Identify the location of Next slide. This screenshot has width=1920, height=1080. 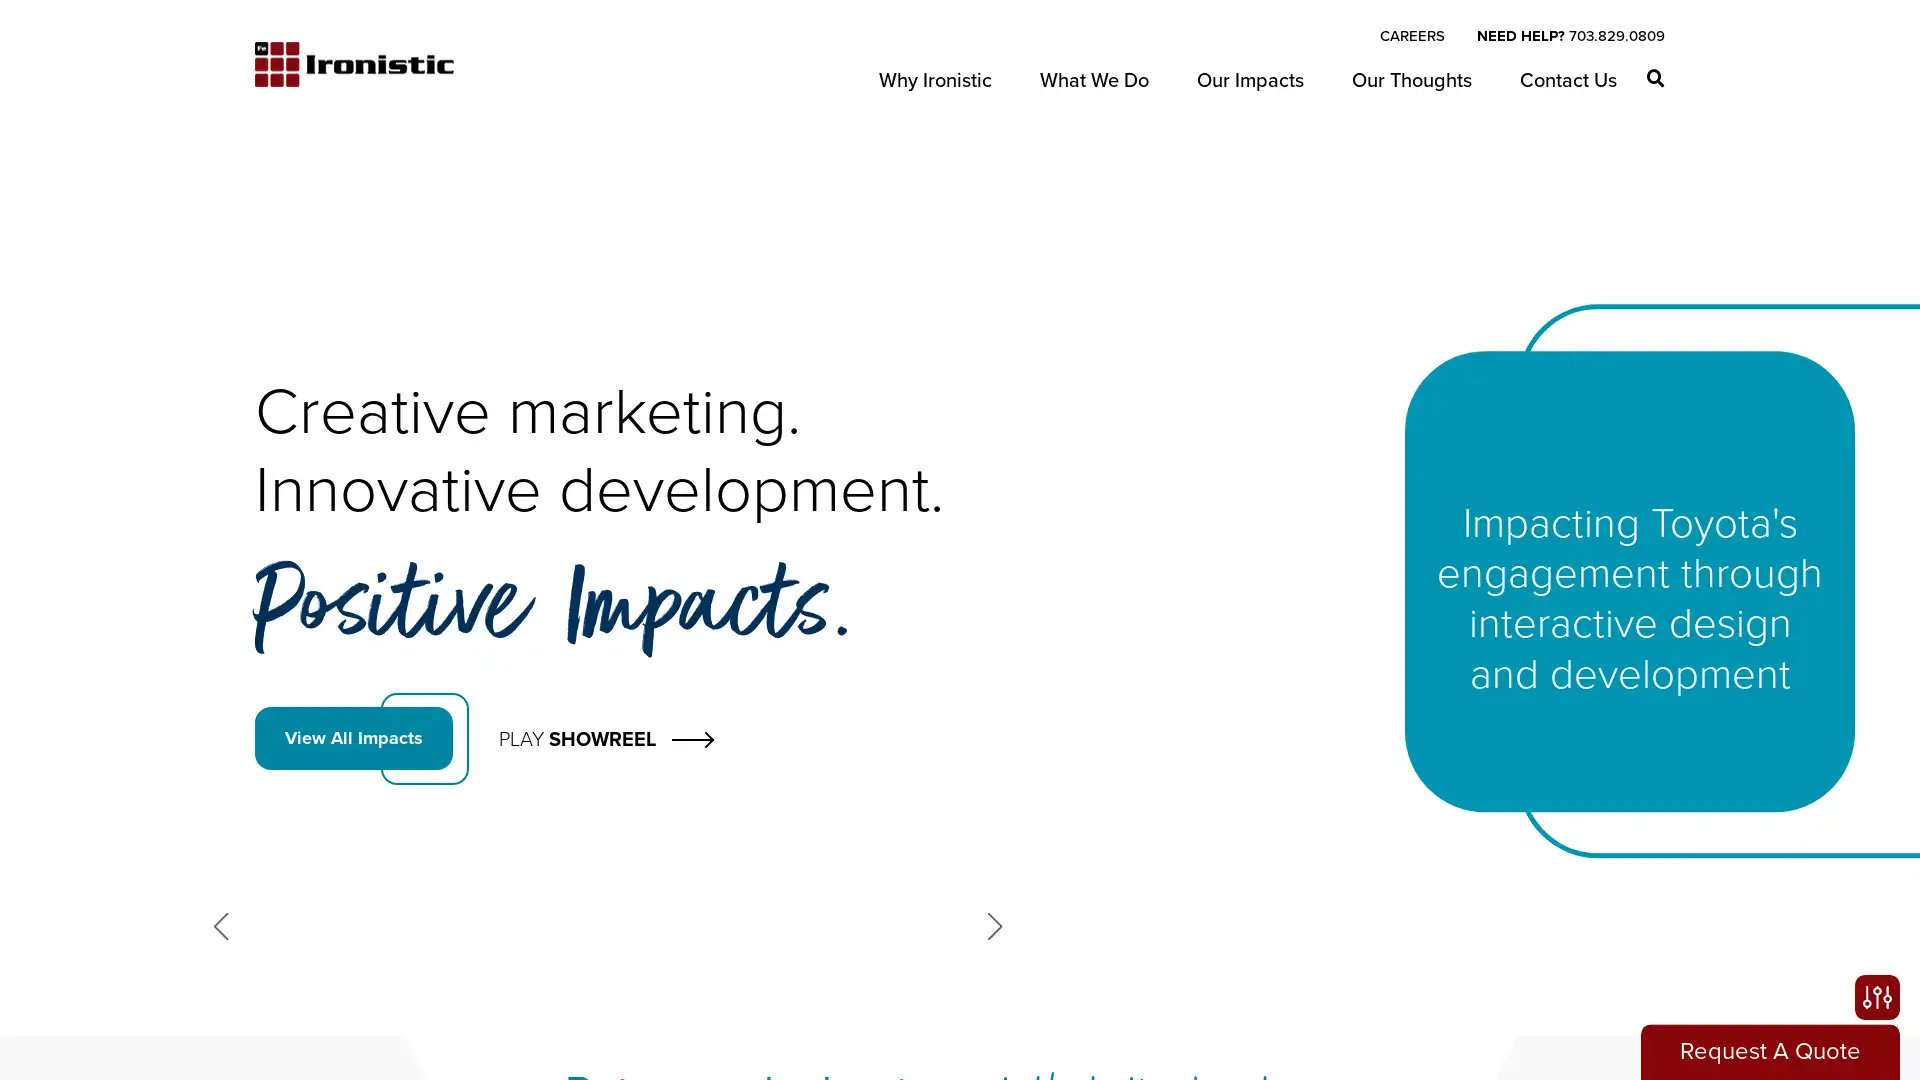
(994, 925).